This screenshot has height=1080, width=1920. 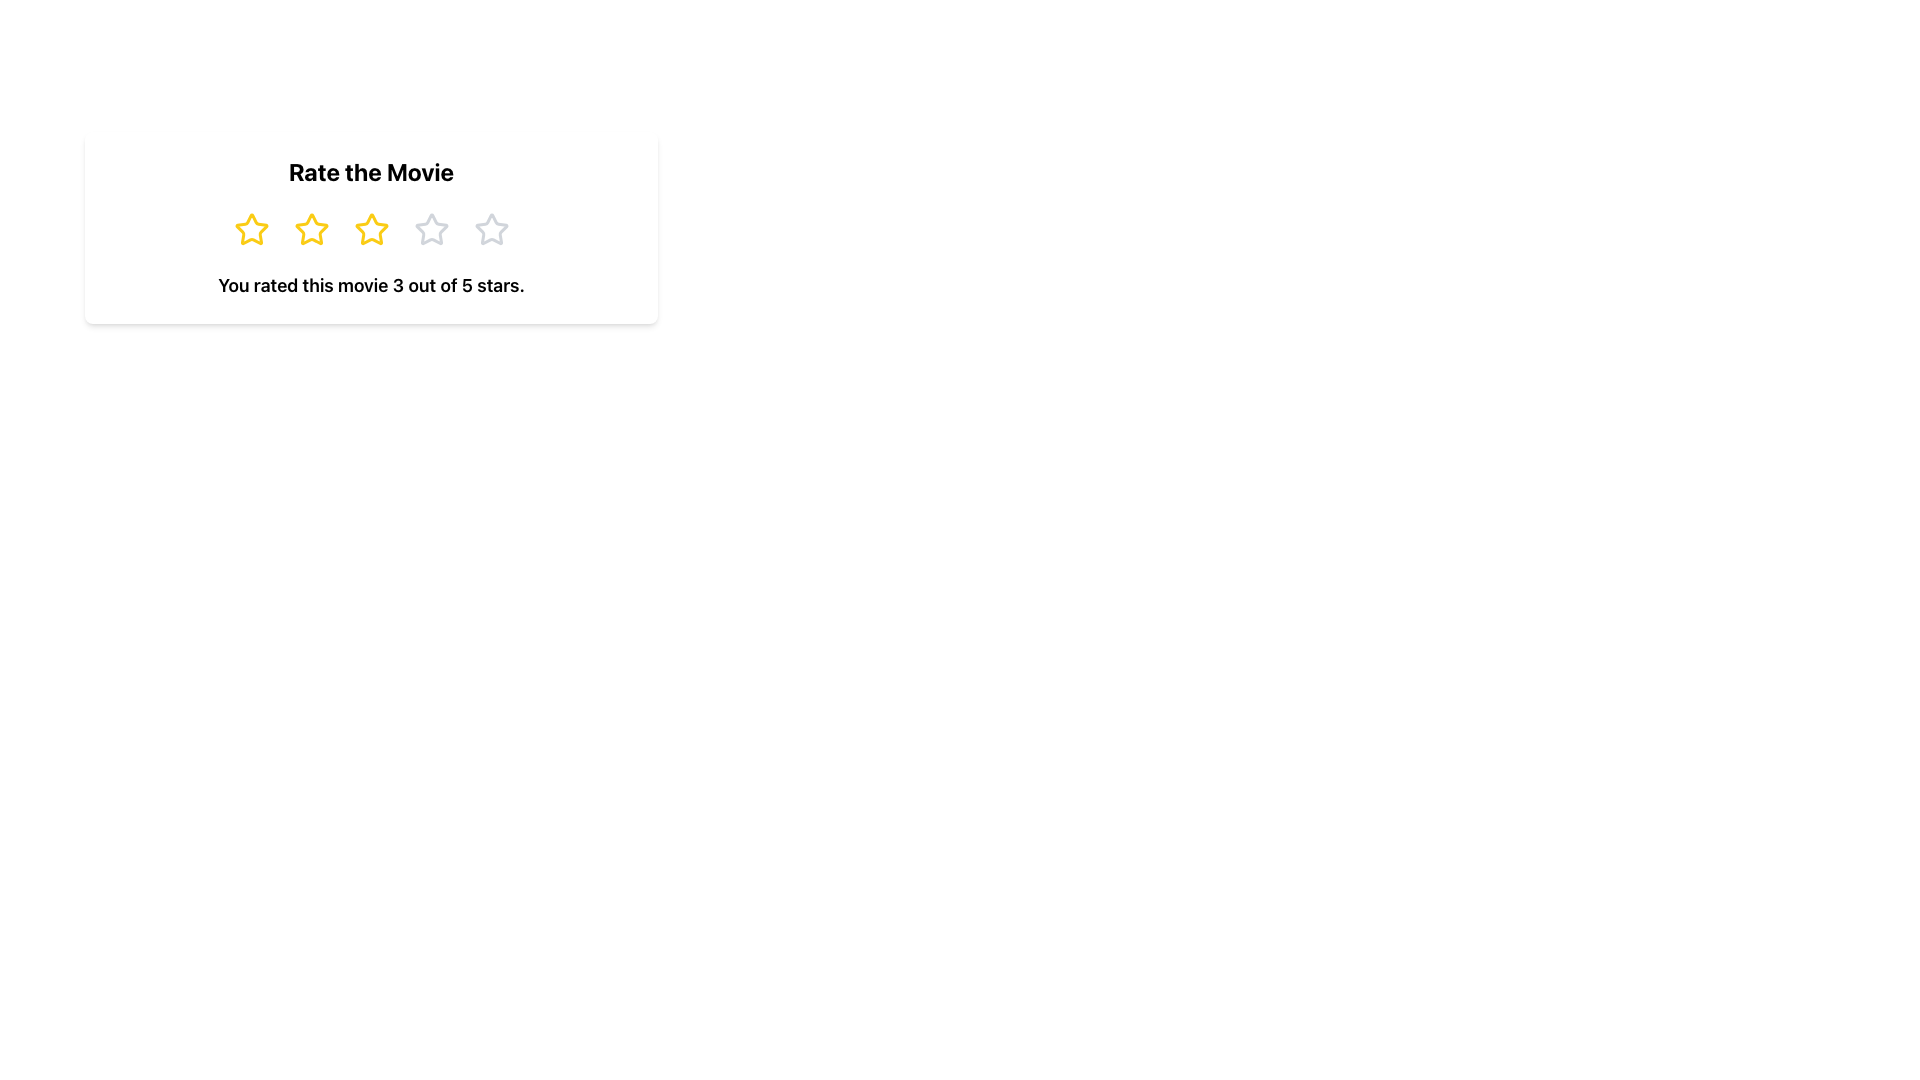 I want to click on the third star-shaped Rating Icon (Star) with a yellow outline beneath the text 'Rate the Movie' to set a rating, so click(x=371, y=229).